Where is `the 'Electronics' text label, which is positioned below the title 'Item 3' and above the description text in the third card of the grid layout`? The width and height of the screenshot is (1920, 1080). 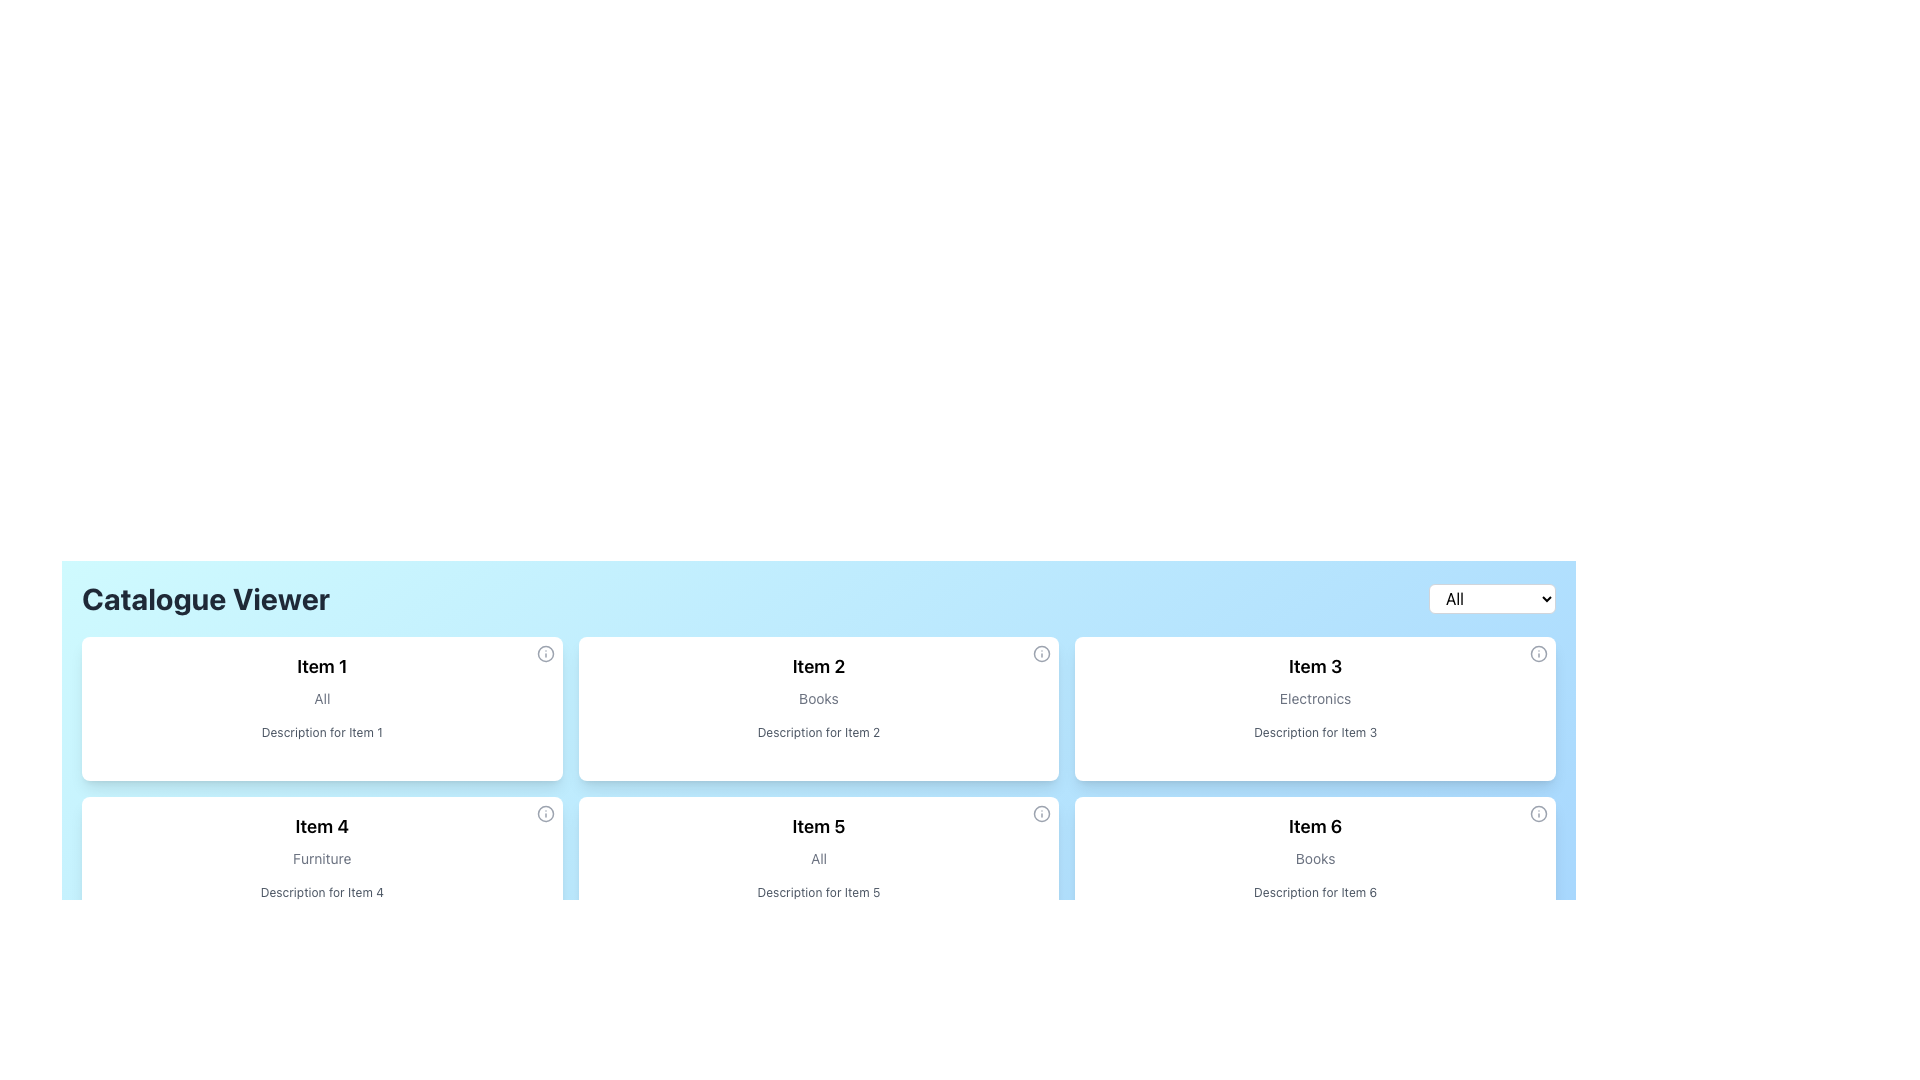
the 'Electronics' text label, which is positioned below the title 'Item 3' and above the description text in the third card of the grid layout is located at coordinates (1315, 697).